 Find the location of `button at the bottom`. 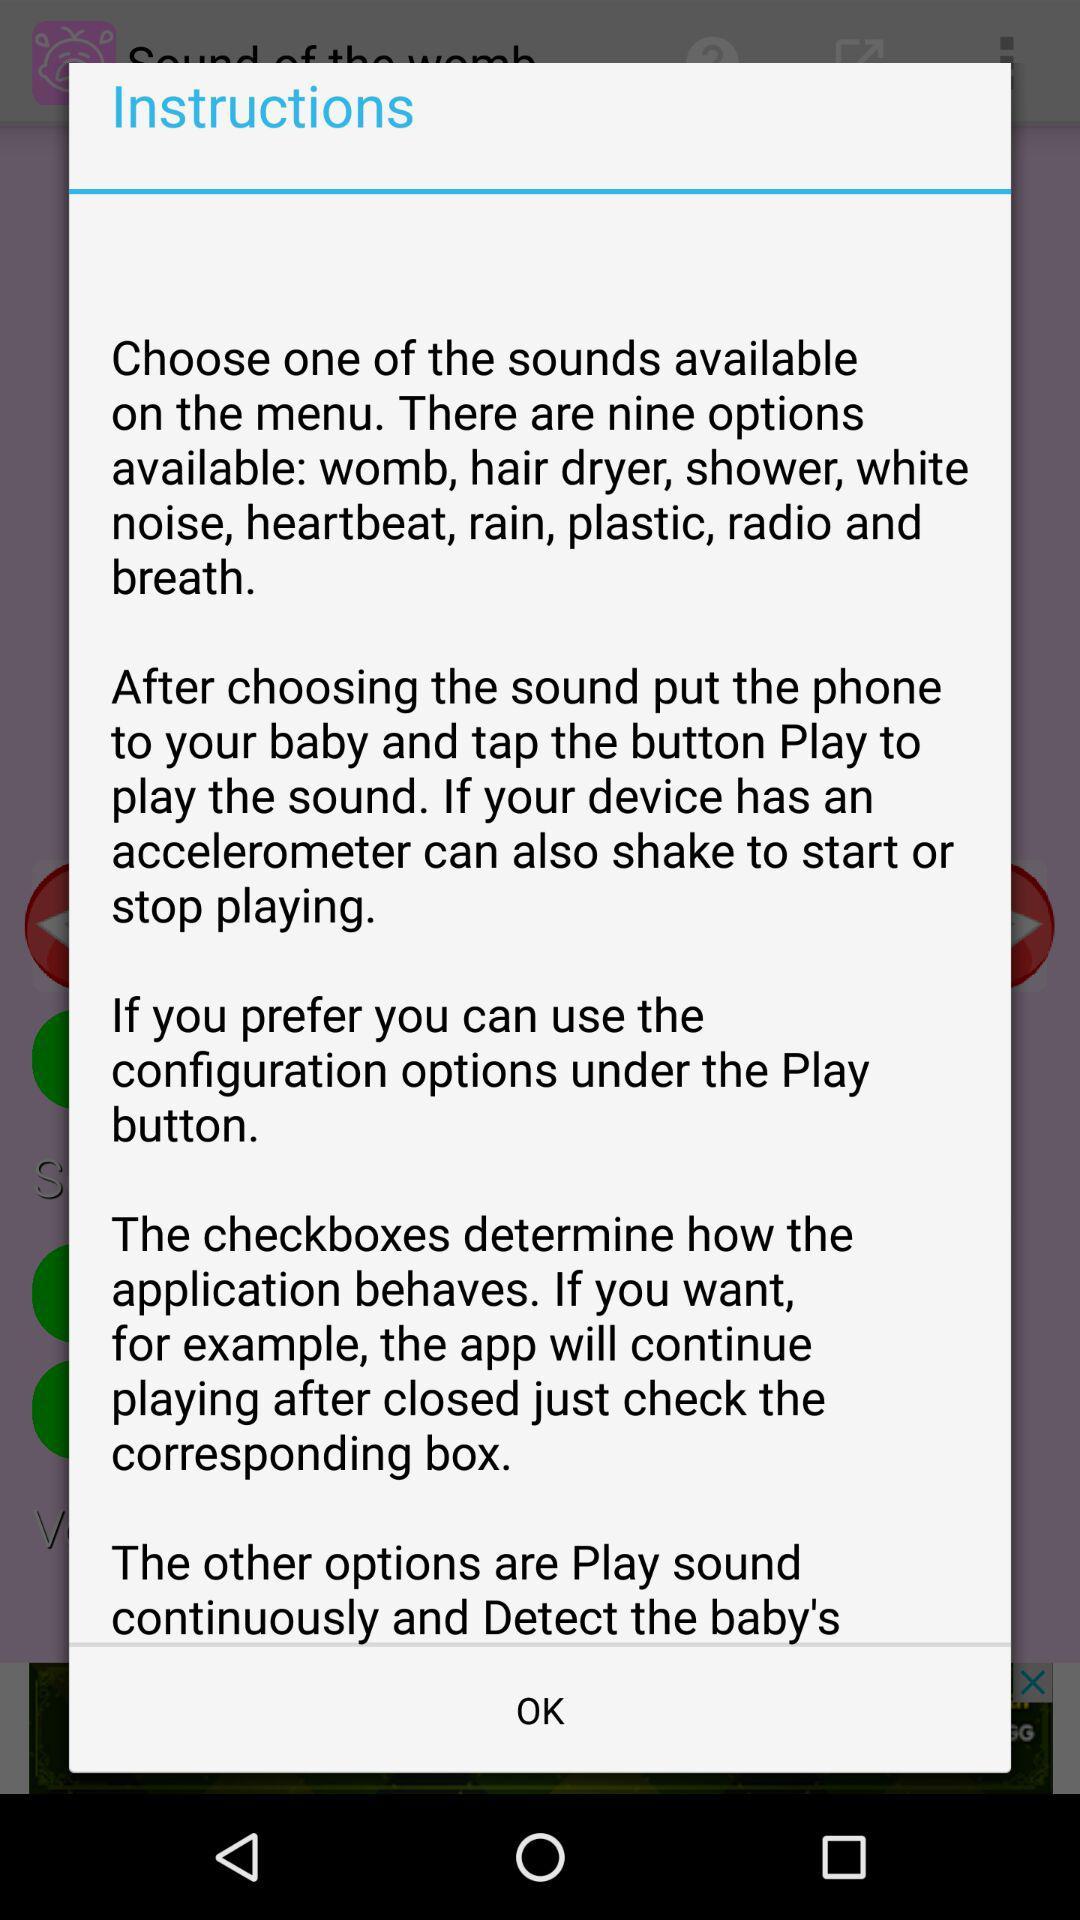

button at the bottom is located at coordinates (540, 1708).